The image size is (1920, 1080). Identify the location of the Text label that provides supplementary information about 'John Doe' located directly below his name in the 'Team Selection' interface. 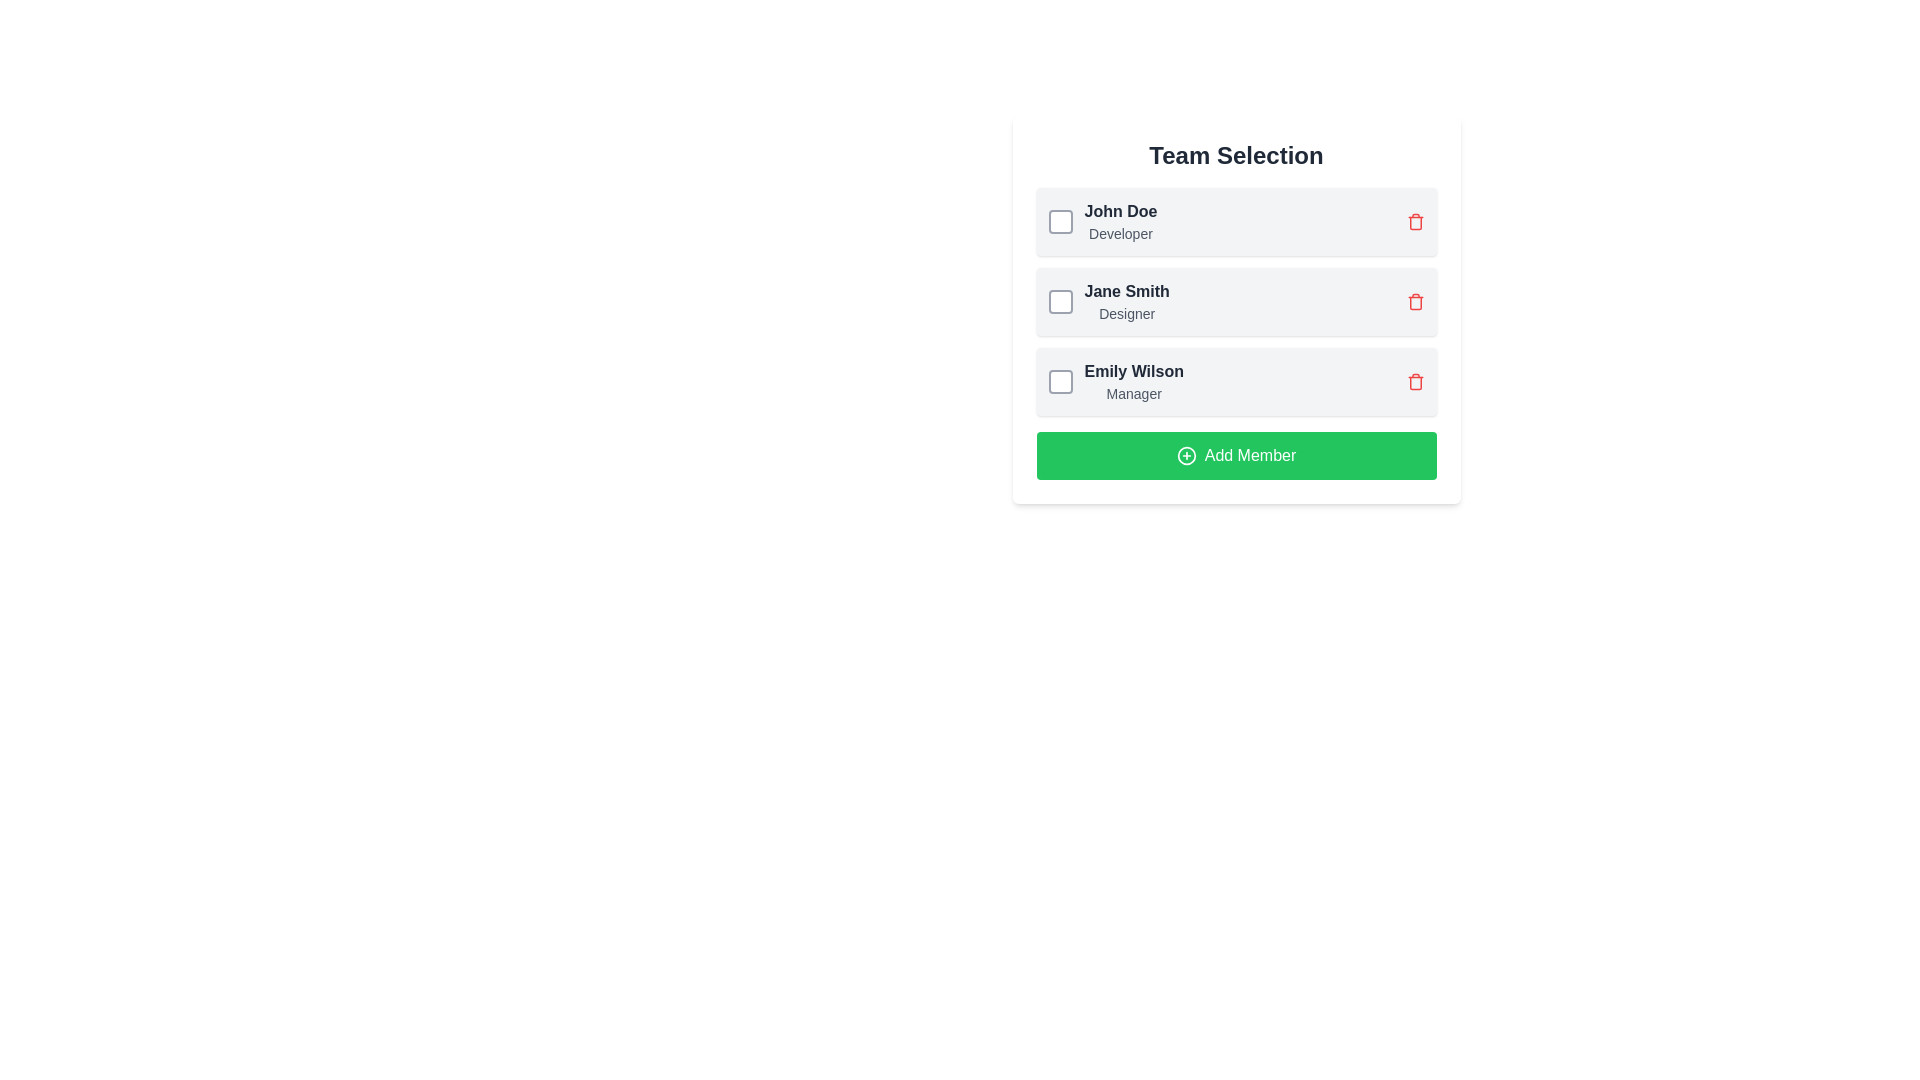
(1120, 233).